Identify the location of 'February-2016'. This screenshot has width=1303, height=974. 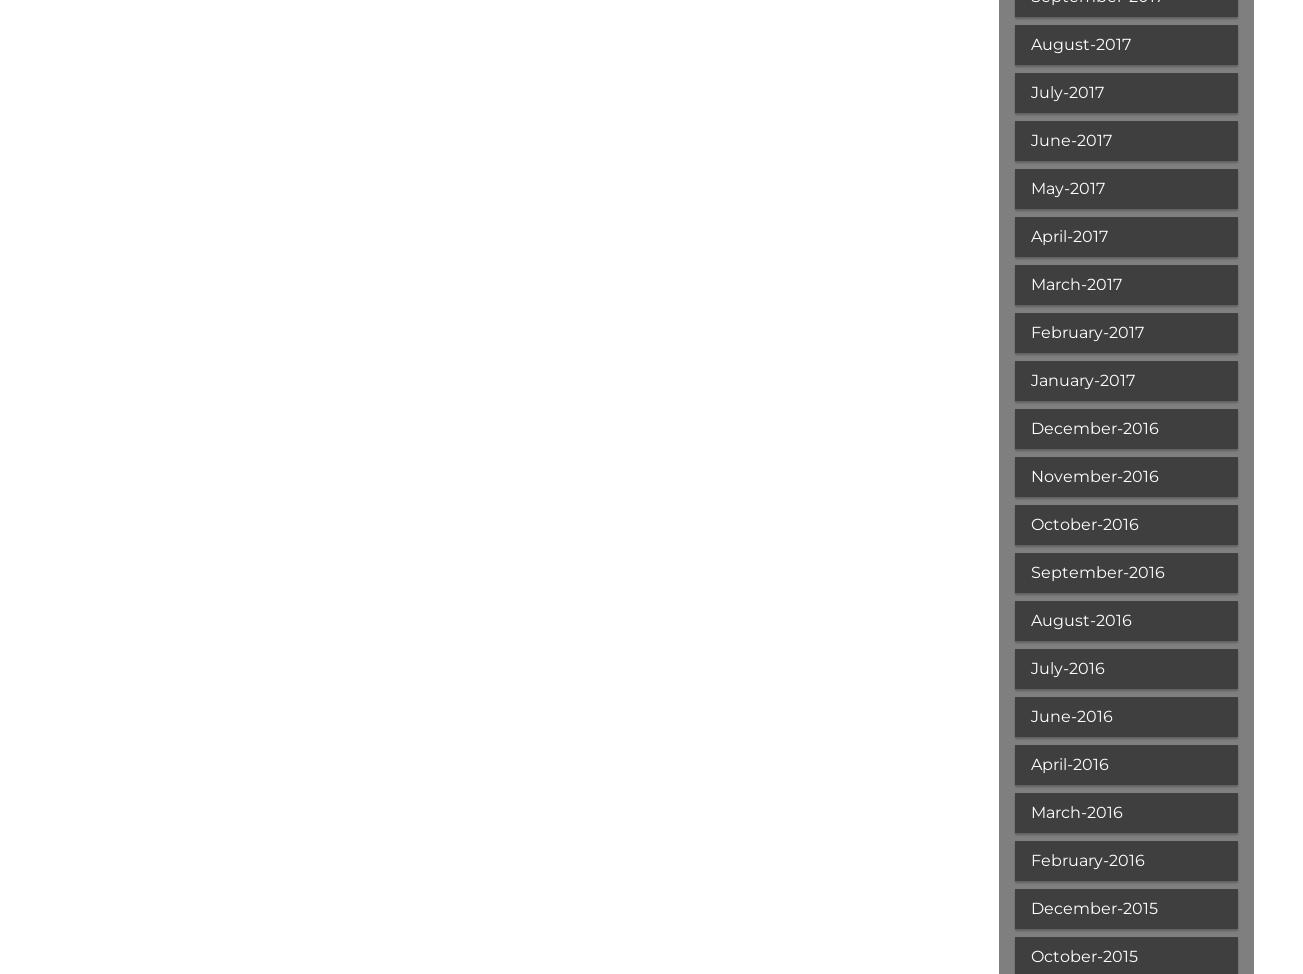
(1085, 860).